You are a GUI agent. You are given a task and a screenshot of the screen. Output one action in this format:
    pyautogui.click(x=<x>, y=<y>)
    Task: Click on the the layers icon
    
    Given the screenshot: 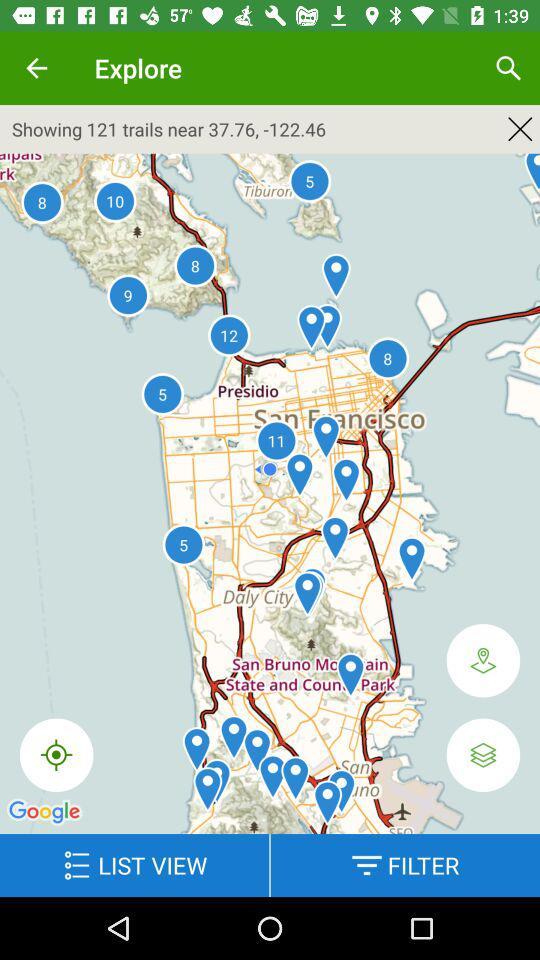 What is the action you would take?
    pyautogui.click(x=482, y=754)
    